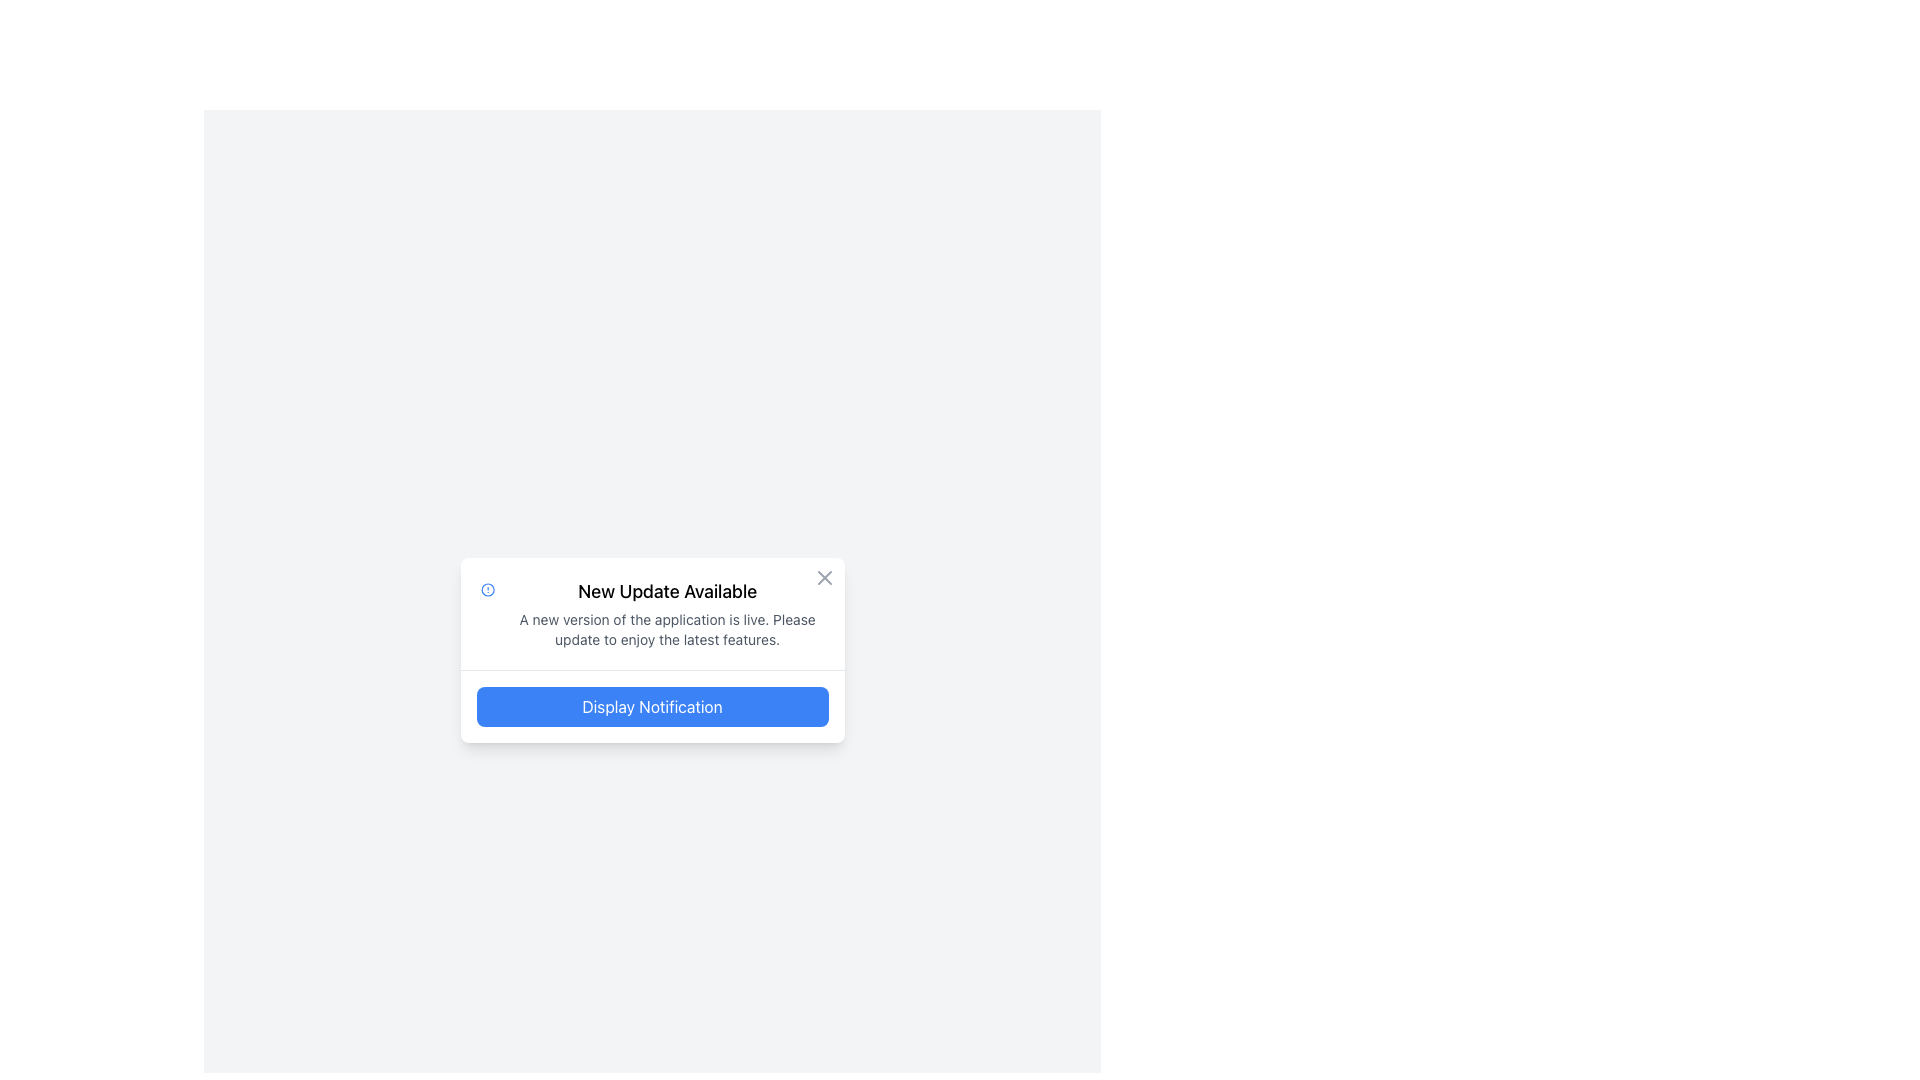 The height and width of the screenshot is (1080, 1920). What do you see at coordinates (824, 577) in the screenshot?
I see `the minimalistic diagonal cross icon located in the top-right corner of the notification modal` at bounding box center [824, 577].